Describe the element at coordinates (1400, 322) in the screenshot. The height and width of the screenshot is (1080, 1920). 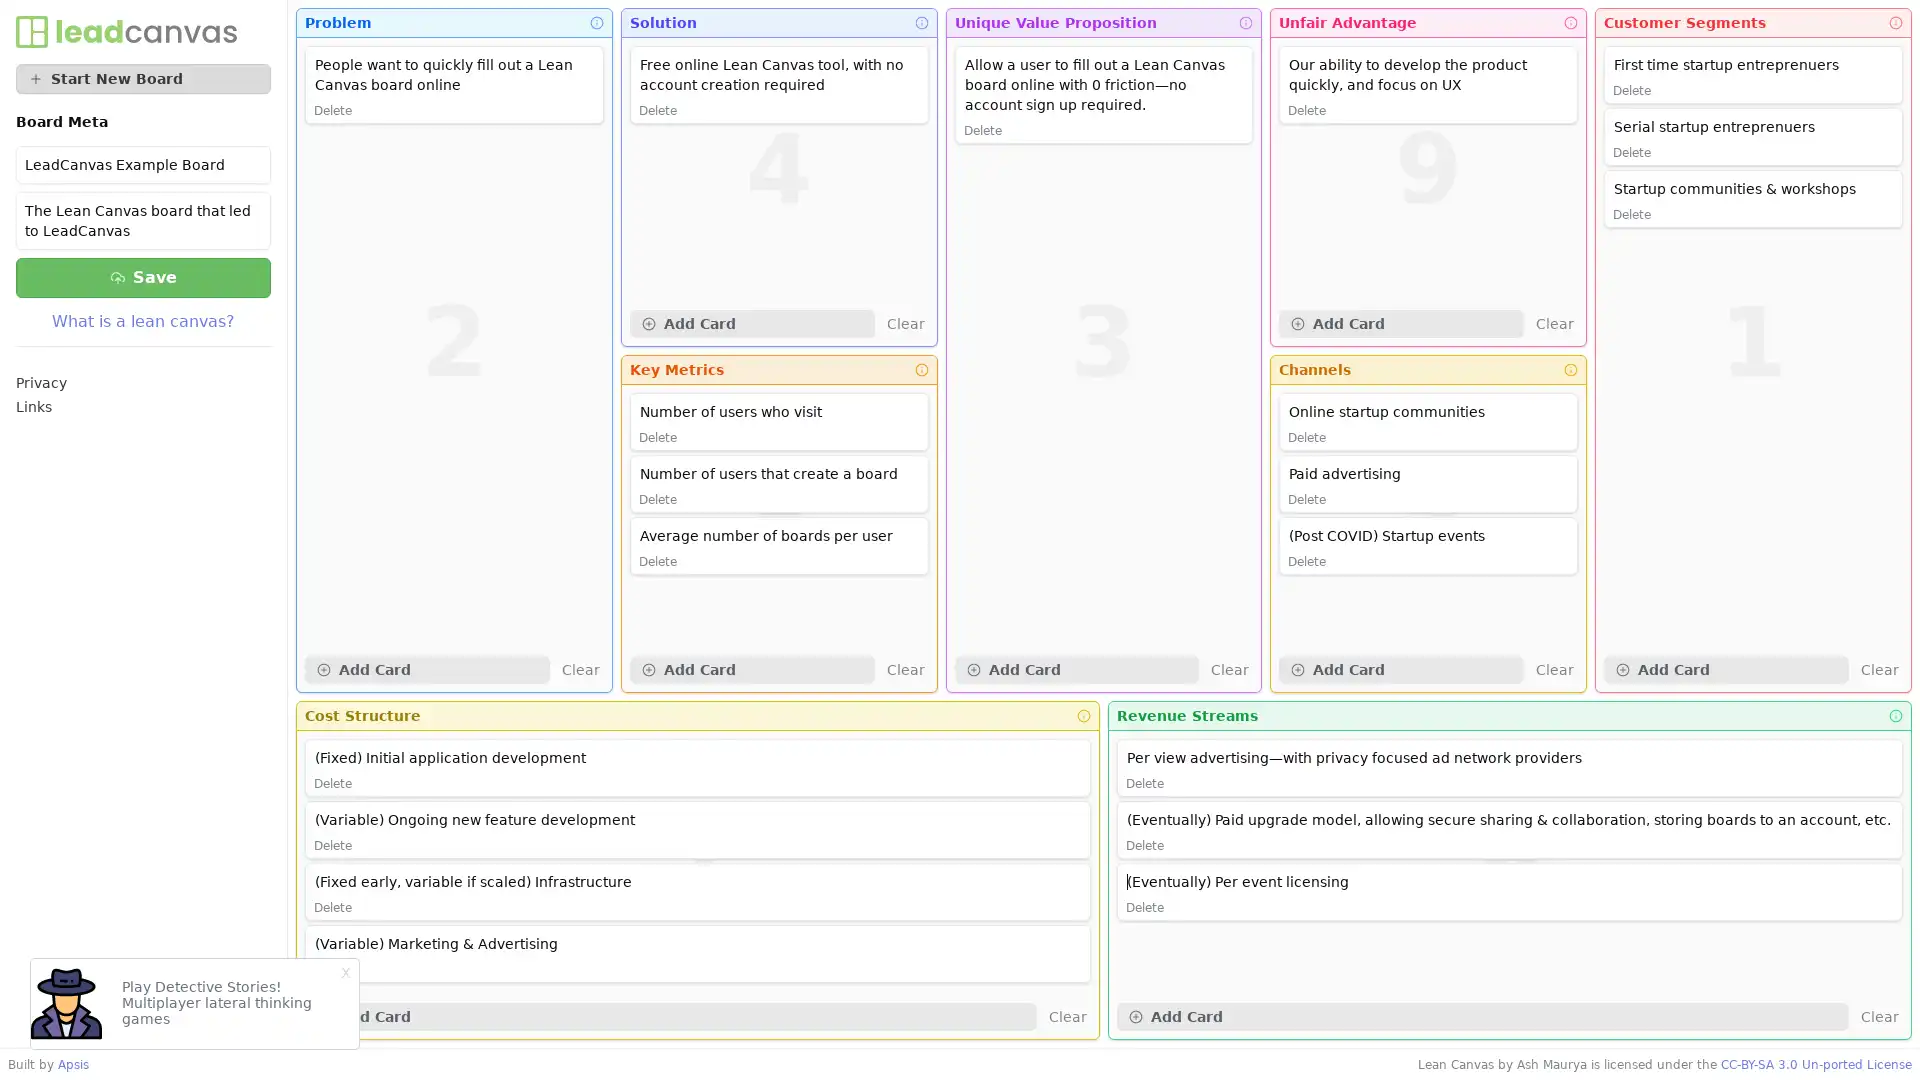
I see `Add Card` at that location.